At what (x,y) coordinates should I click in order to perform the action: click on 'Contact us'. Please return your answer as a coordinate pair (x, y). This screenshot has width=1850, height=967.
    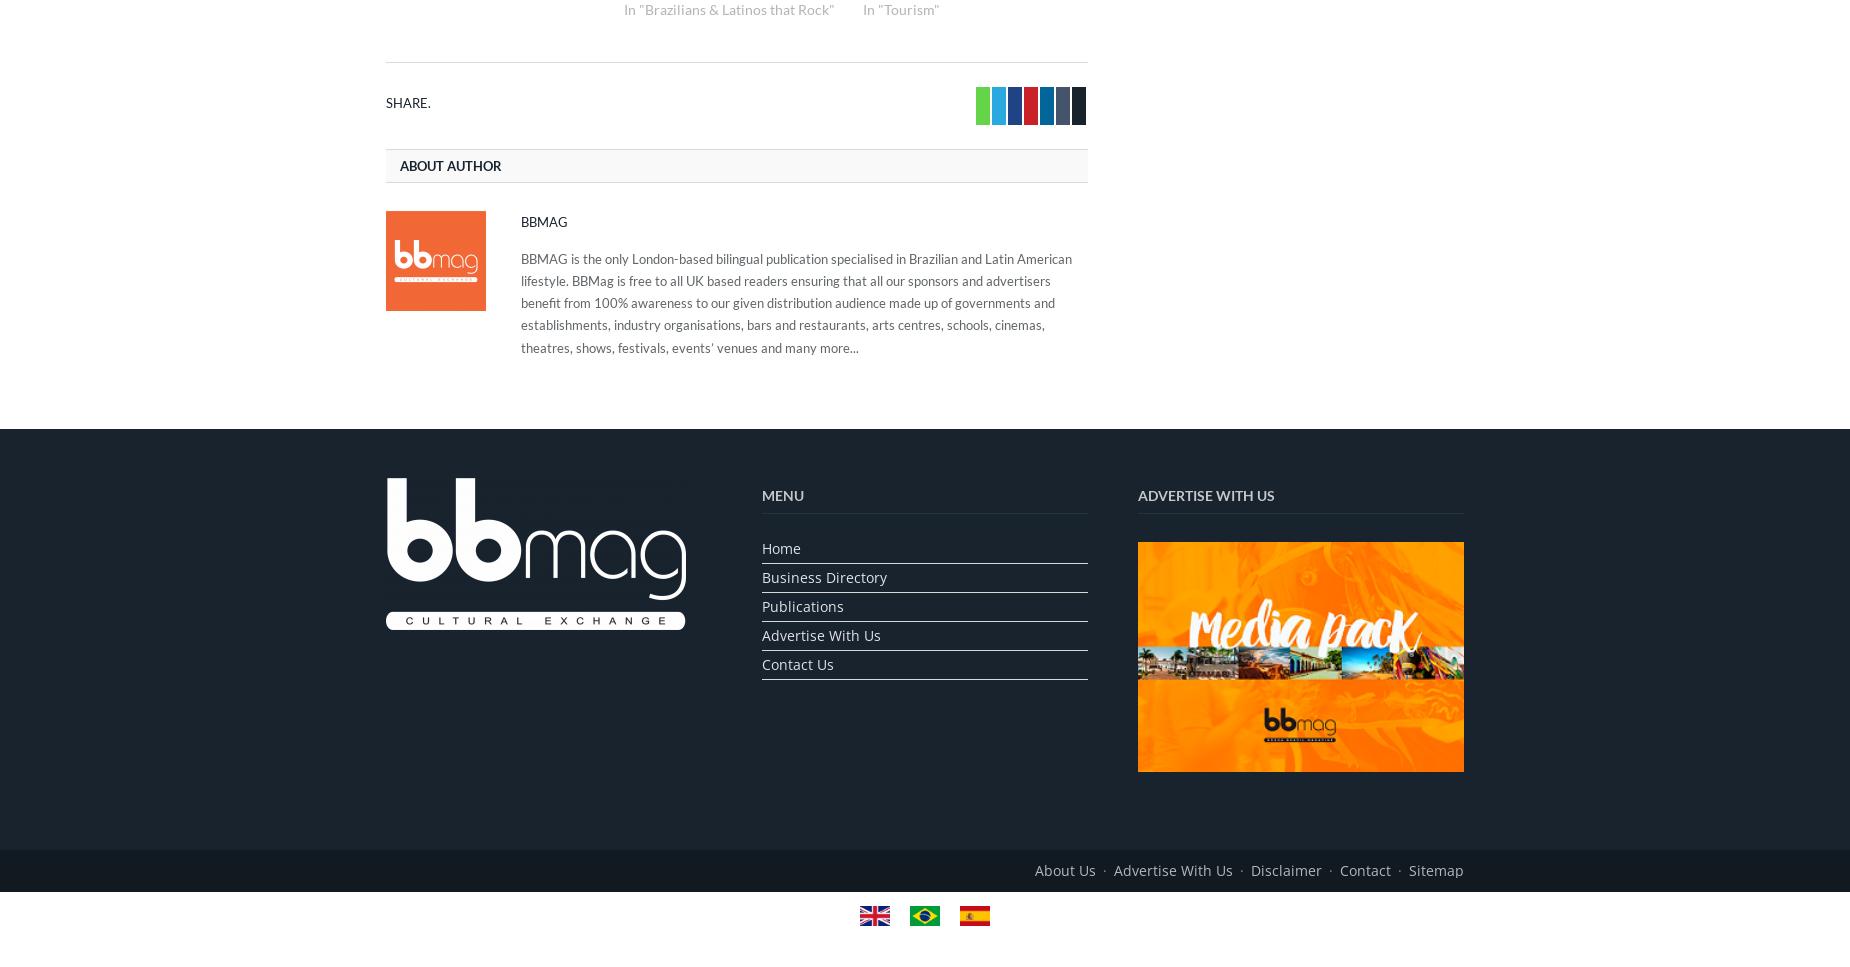
    Looking at the image, I should click on (798, 662).